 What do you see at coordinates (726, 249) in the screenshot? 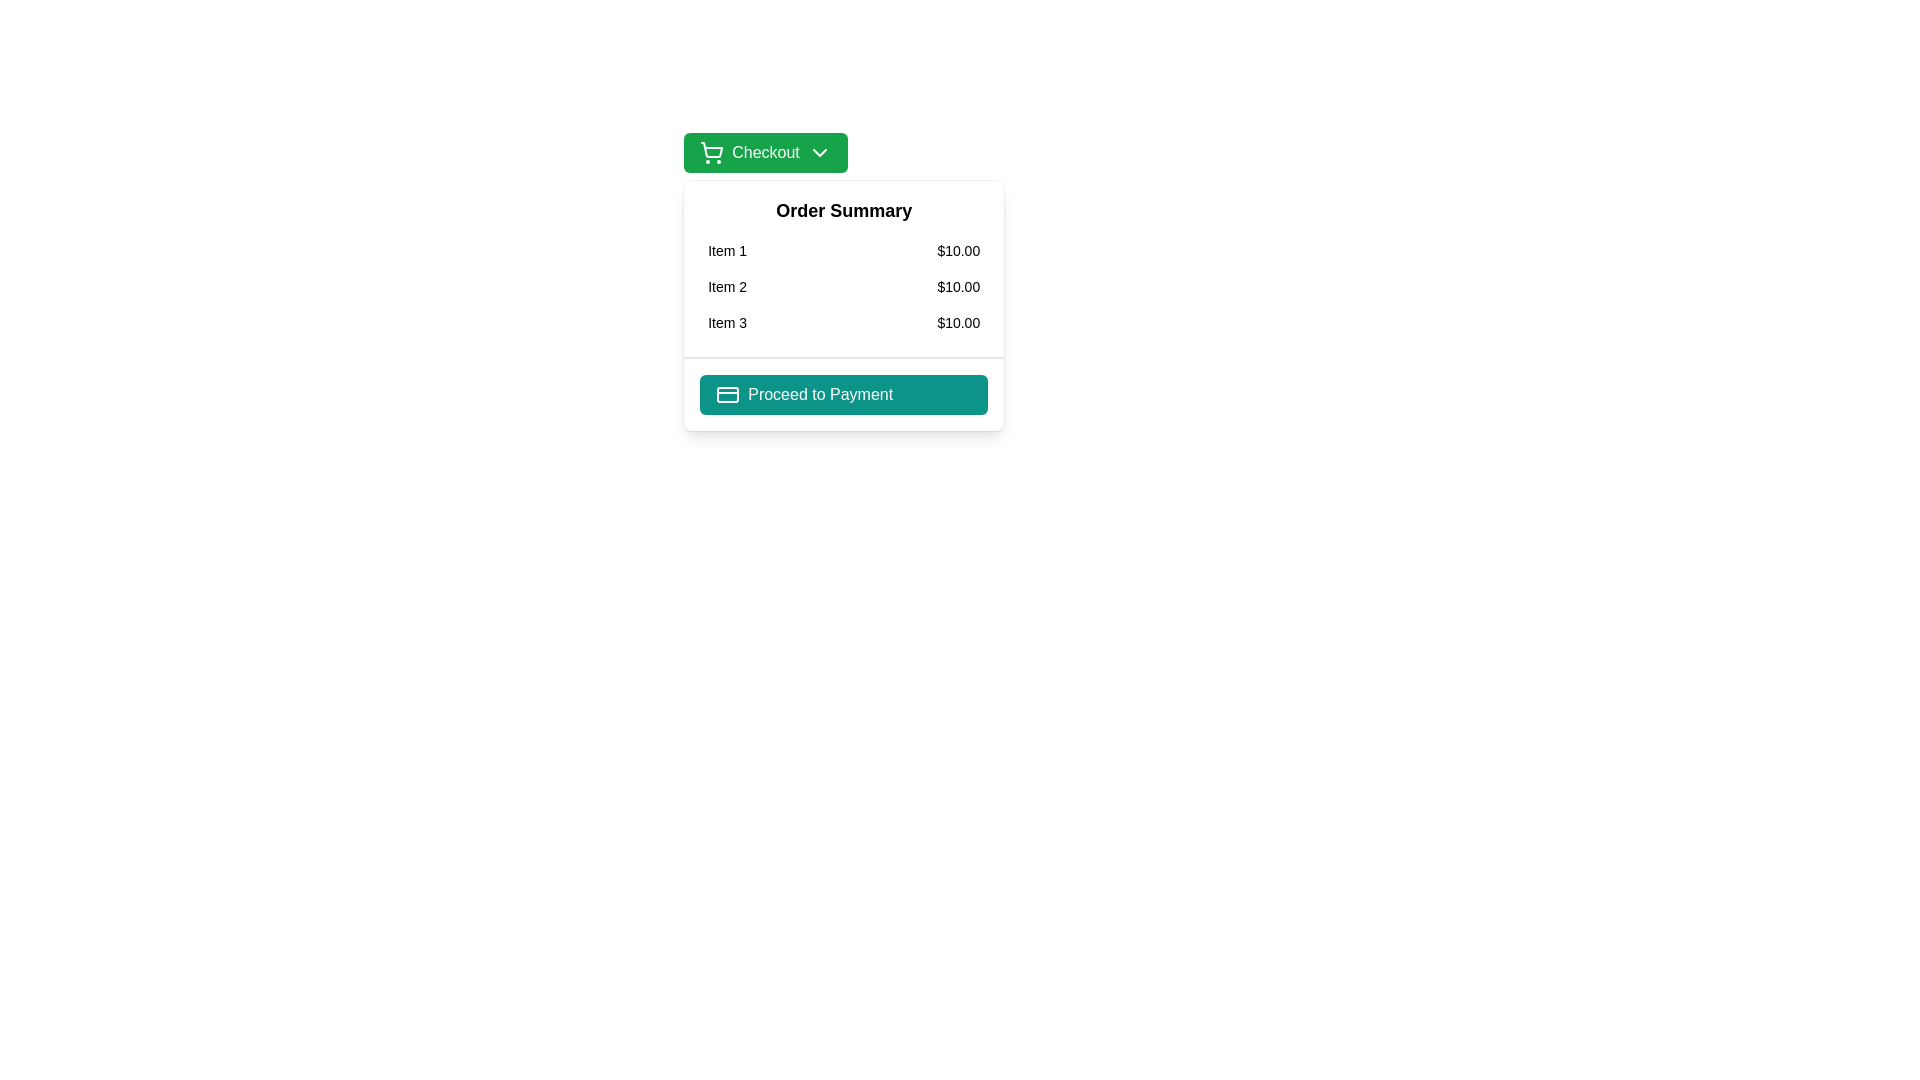
I see `the 'Item 1' text label in the 'Order Summary' section, which is the first item in the list, positioned to the left of the price '$10.00'` at bounding box center [726, 249].